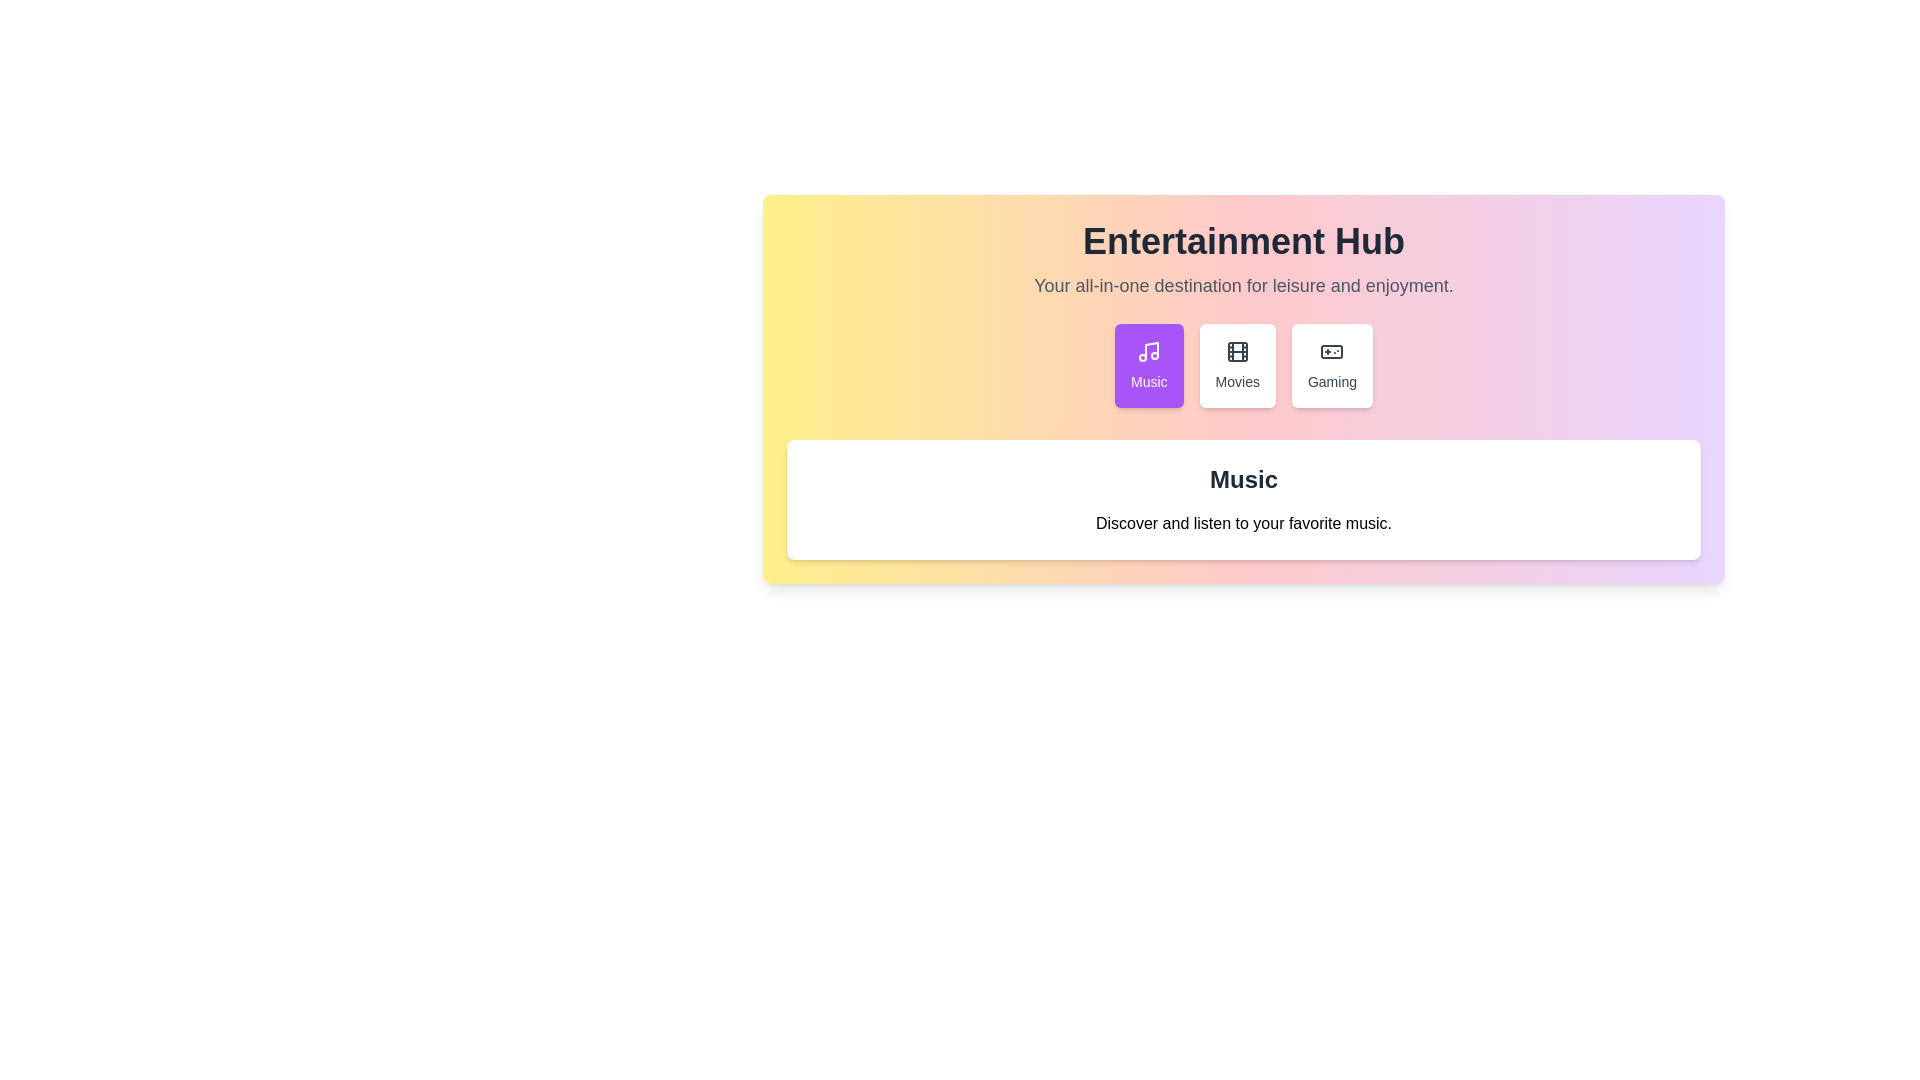 This screenshot has width=1920, height=1080. What do you see at coordinates (1332, 350) in the screenshot?
I see `the game controller icon located within the 'Gaming' card, which features a rounded rectangle shape and a cross-shaped directional pad` at bounding box center [1332, 350].